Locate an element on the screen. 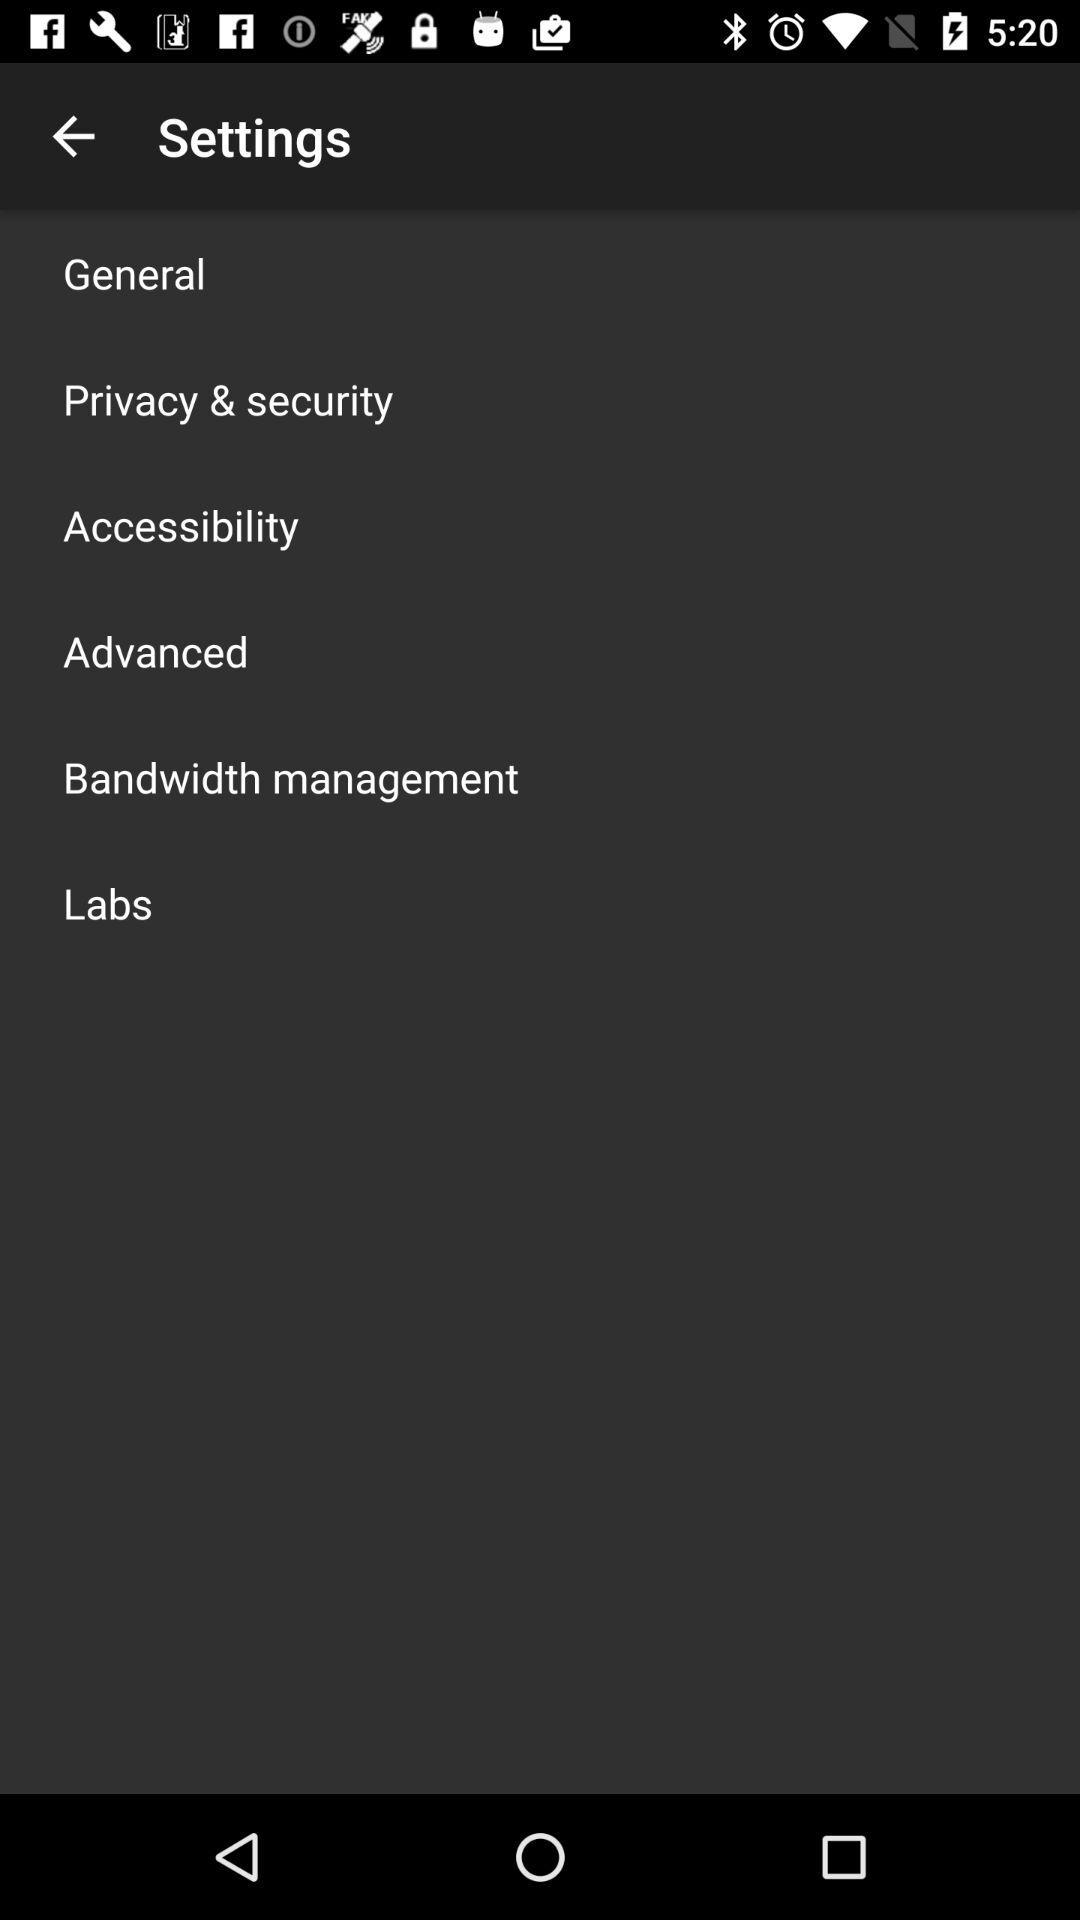  item above accessibility app is located at coordinates (227, 398).